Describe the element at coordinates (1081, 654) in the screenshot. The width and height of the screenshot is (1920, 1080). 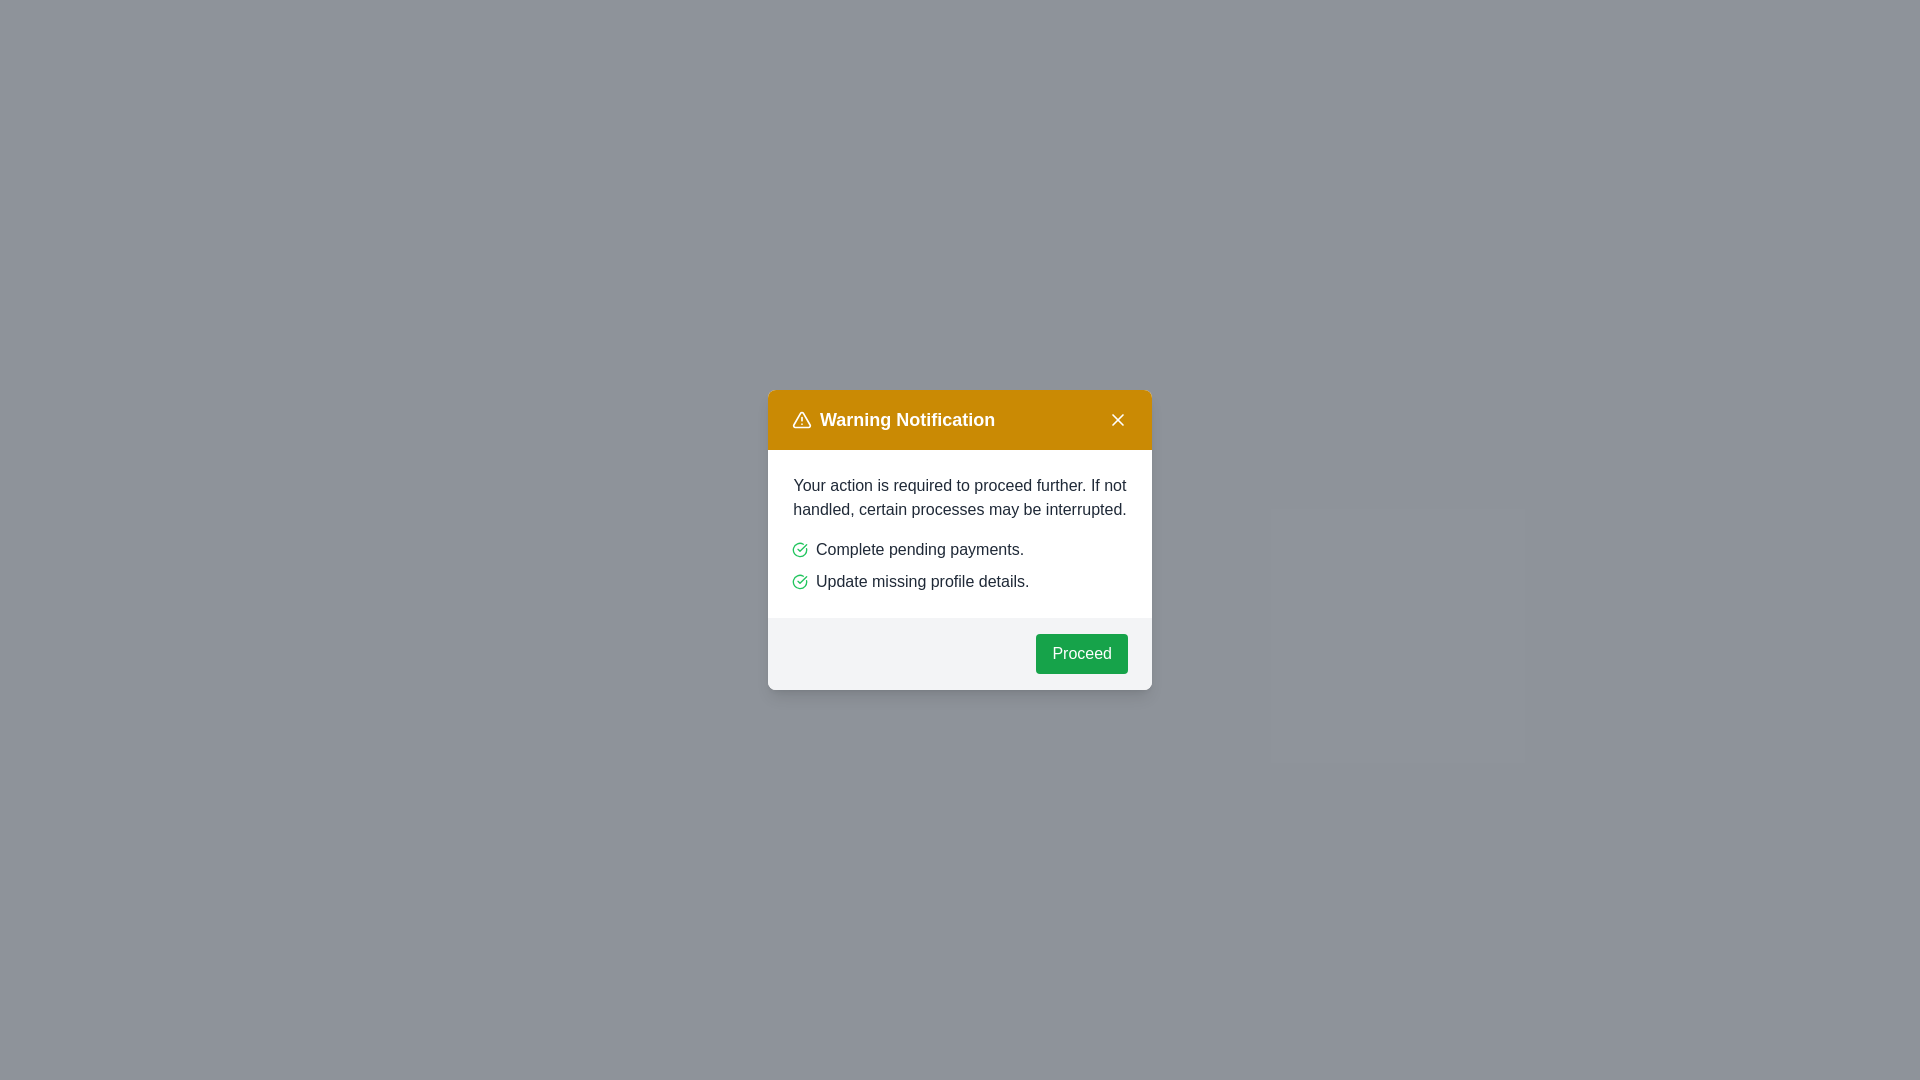
I see `the rectangular green button labeled 'Proceed' with rounded corners` at that location.